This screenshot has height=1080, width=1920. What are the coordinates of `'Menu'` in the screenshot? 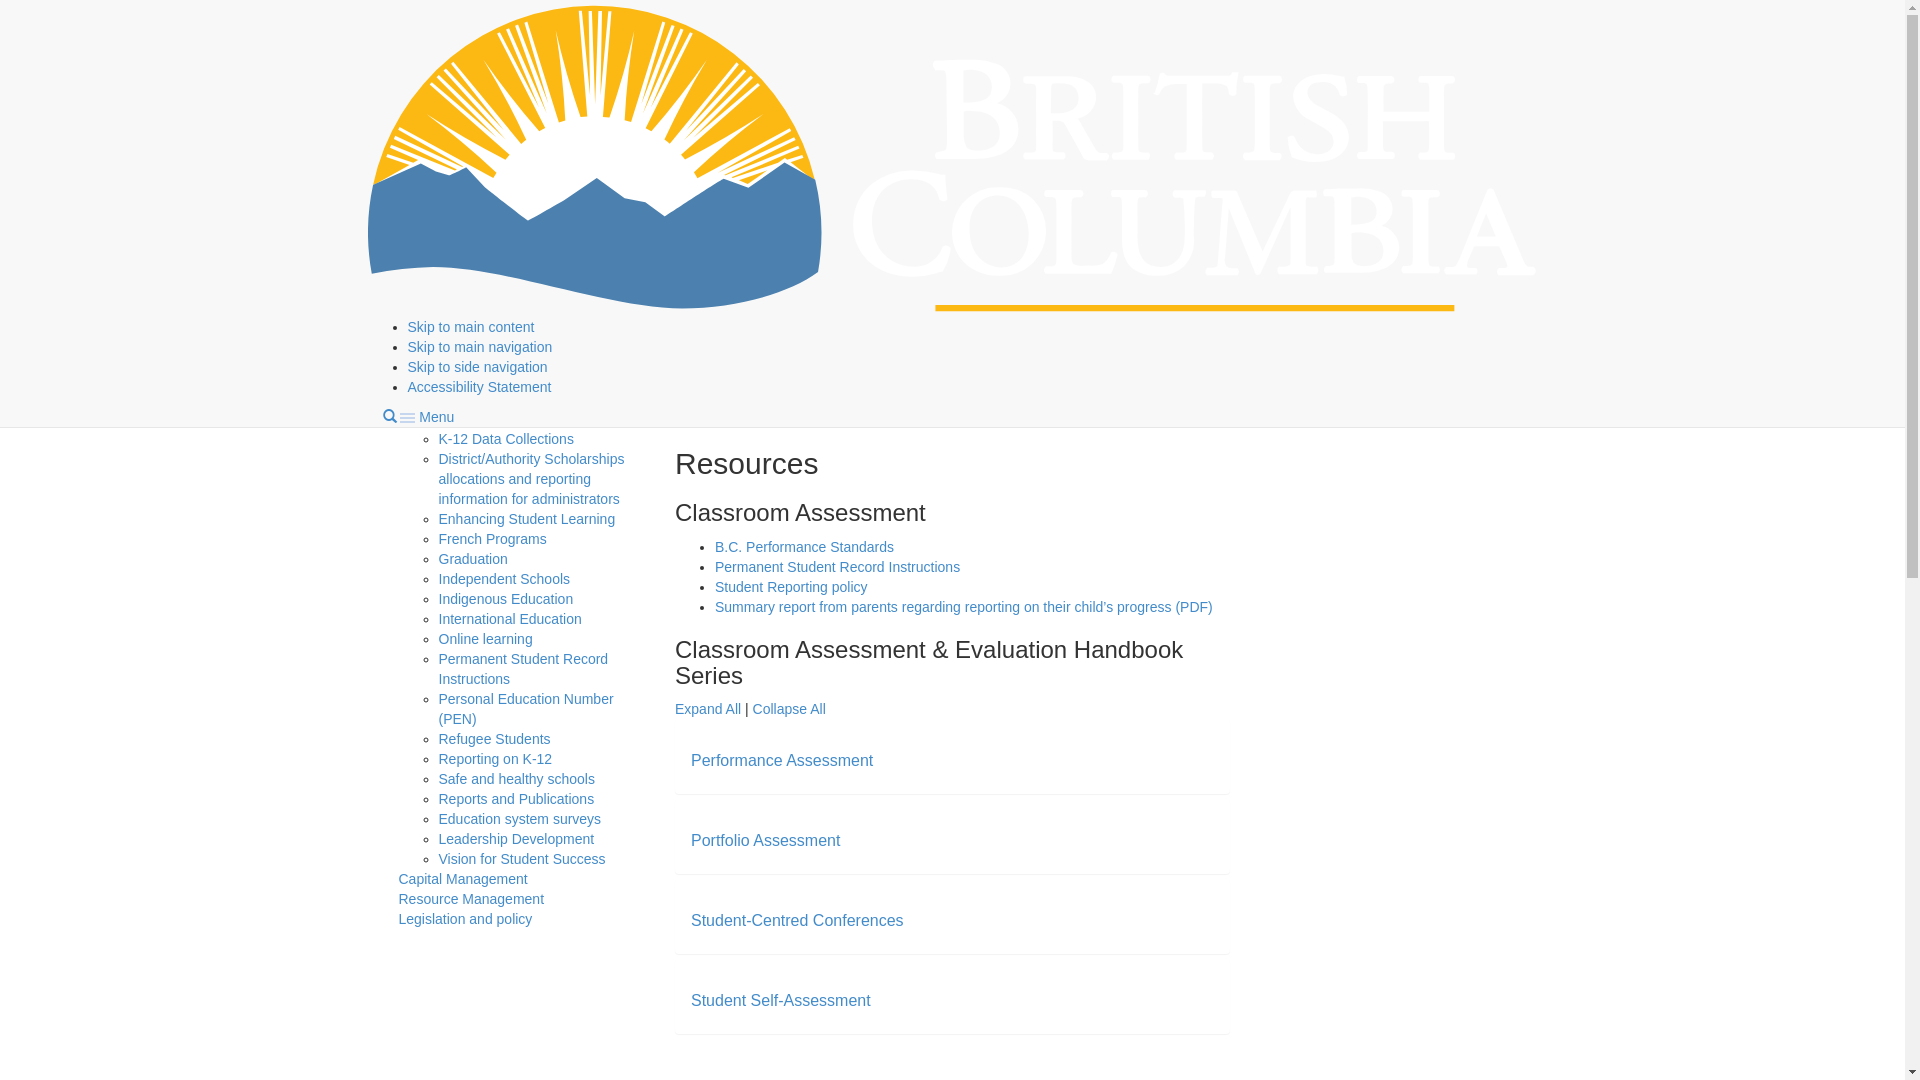 It's located at (426, 415).